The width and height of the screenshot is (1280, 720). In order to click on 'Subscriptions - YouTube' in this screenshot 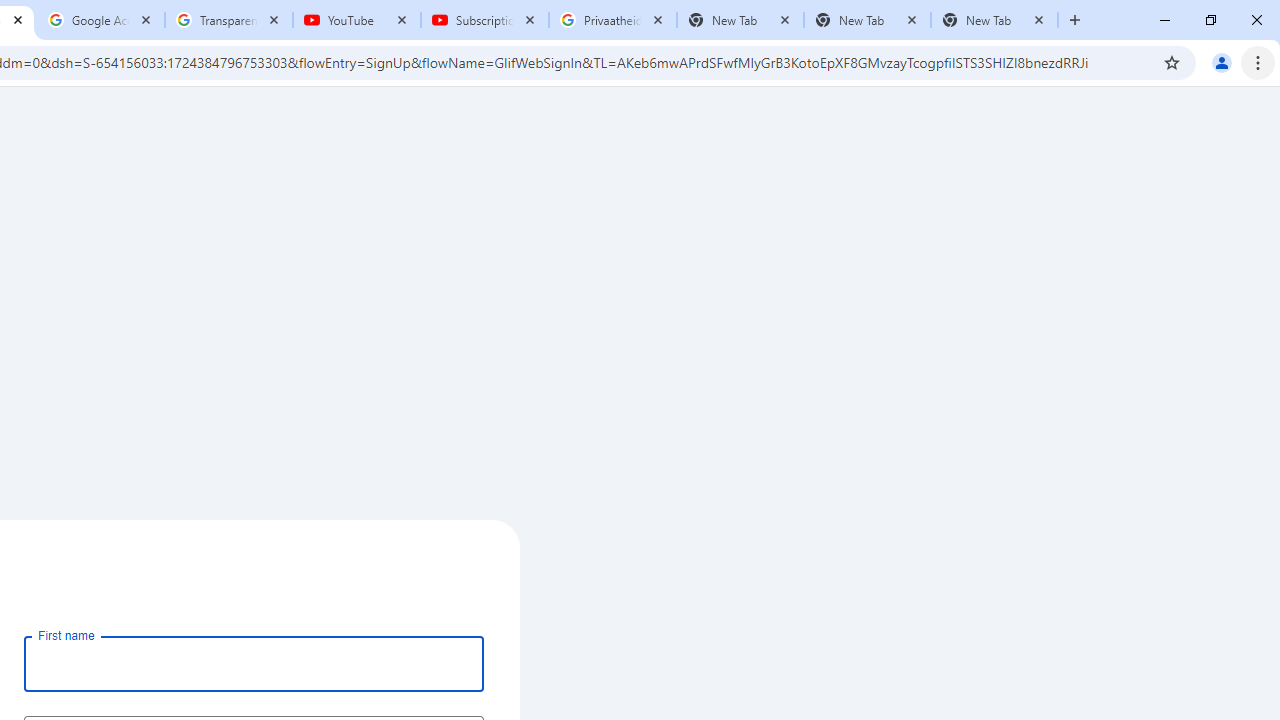, I will do `click(485, 20)`.